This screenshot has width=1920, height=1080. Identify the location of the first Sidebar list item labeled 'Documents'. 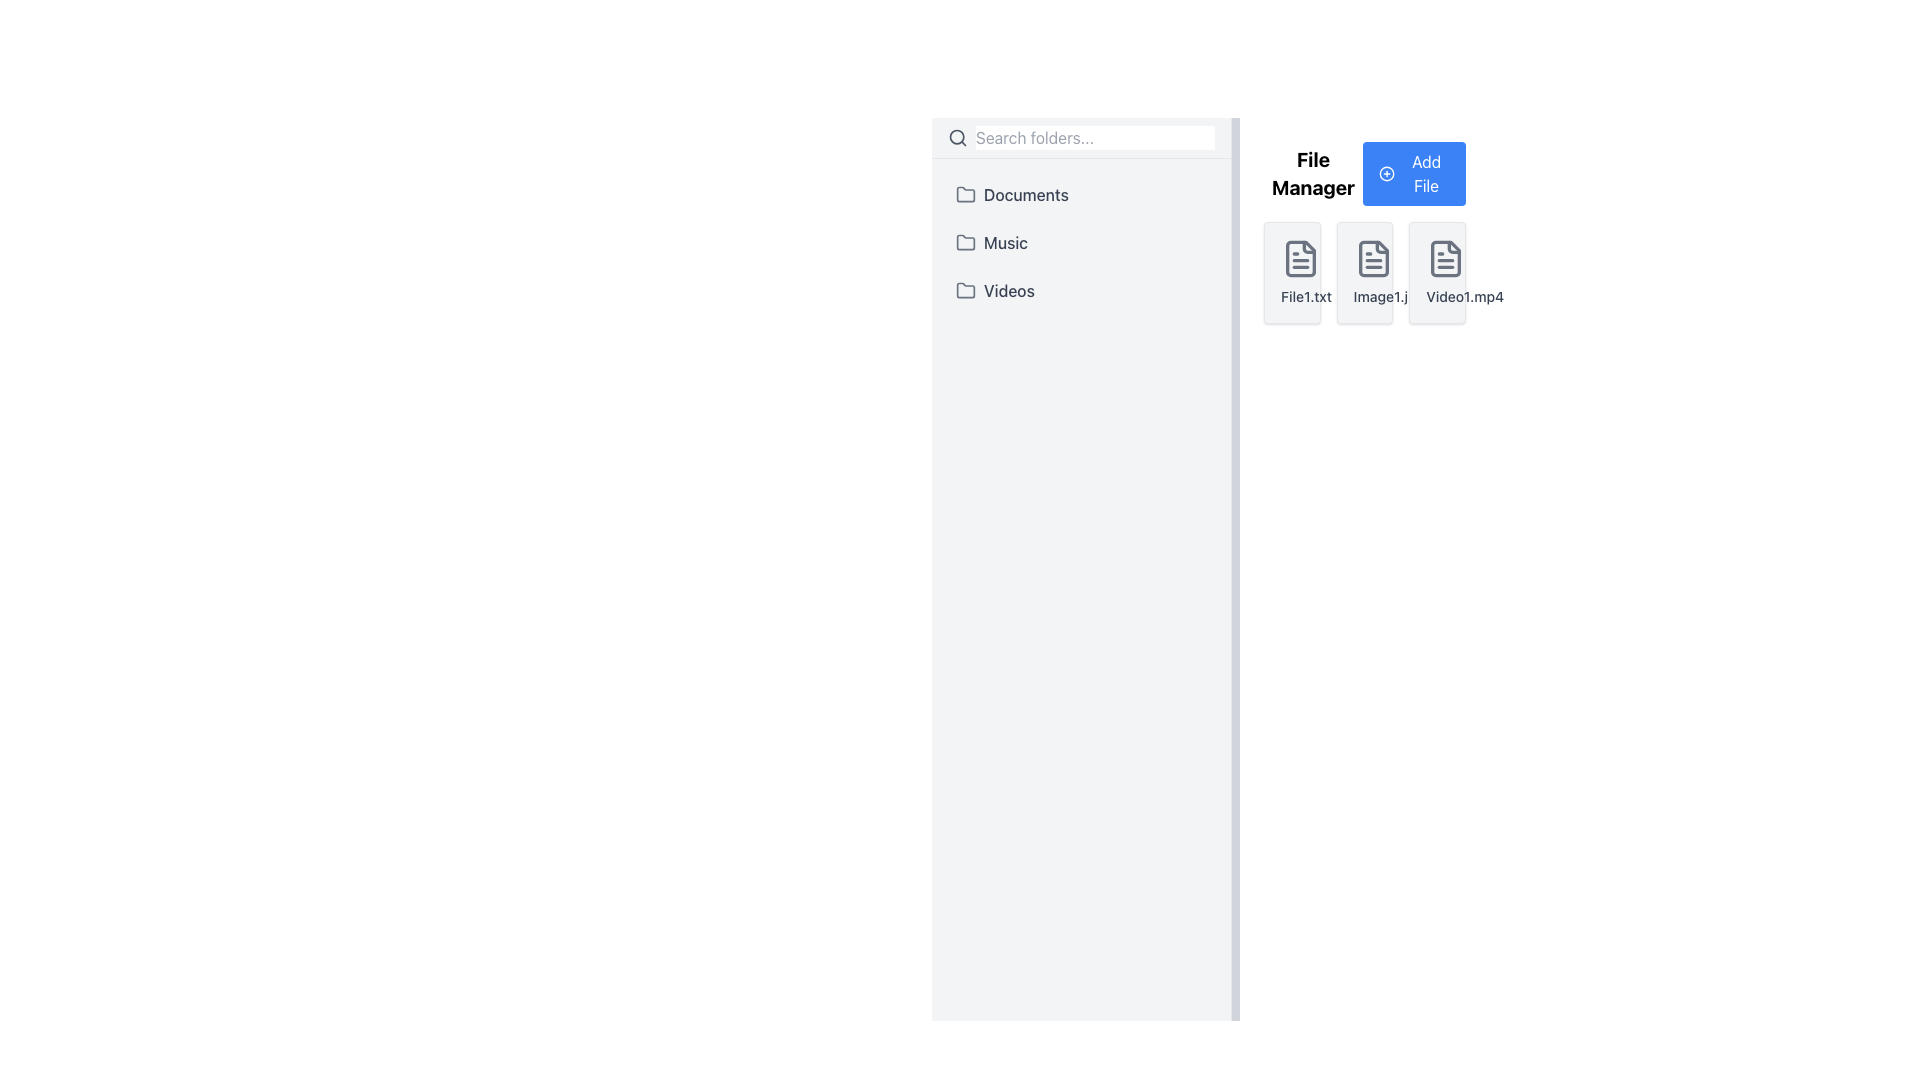
(1080, 195).